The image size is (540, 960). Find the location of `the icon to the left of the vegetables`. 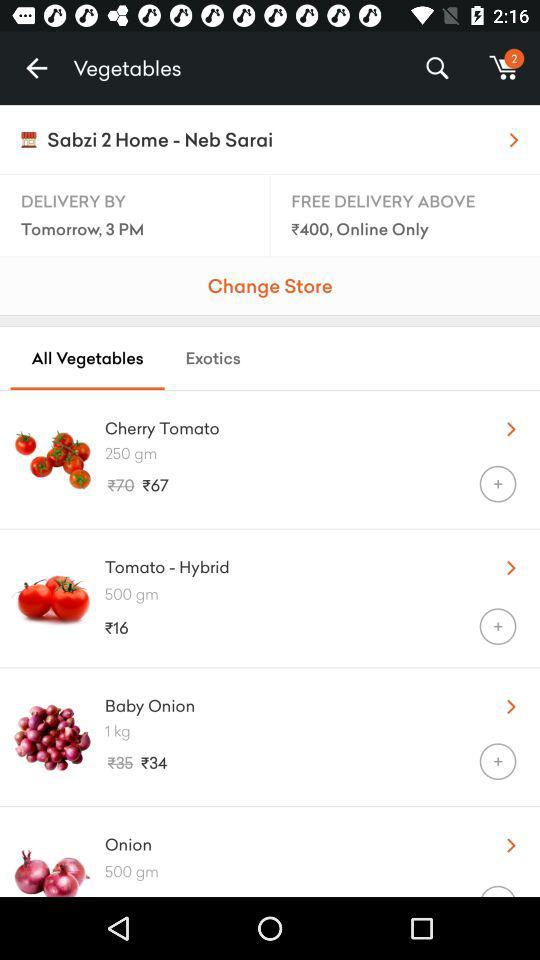

the icon to the left of the vegetables is located at coordinates (36, 68).